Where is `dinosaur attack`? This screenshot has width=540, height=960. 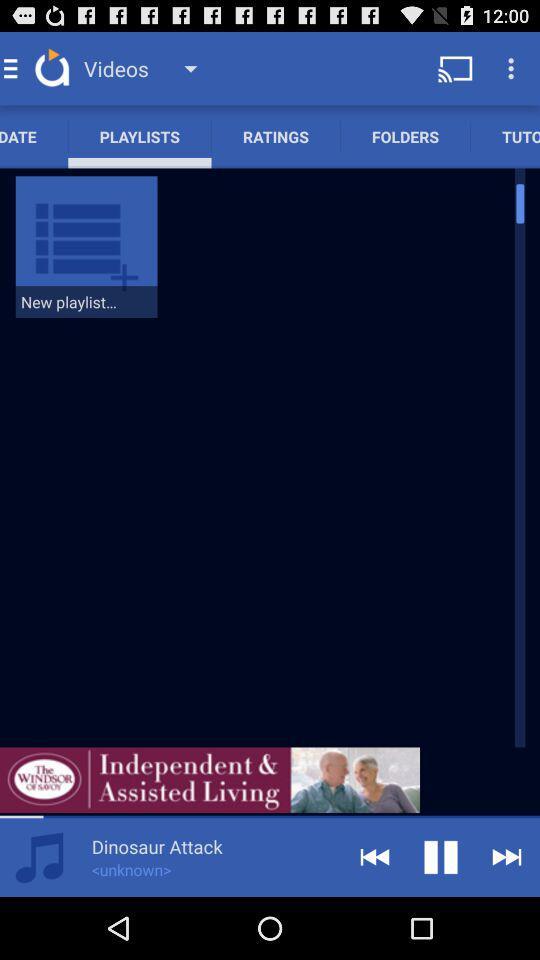
dinosaur attack is located at coordinates (156, 845).